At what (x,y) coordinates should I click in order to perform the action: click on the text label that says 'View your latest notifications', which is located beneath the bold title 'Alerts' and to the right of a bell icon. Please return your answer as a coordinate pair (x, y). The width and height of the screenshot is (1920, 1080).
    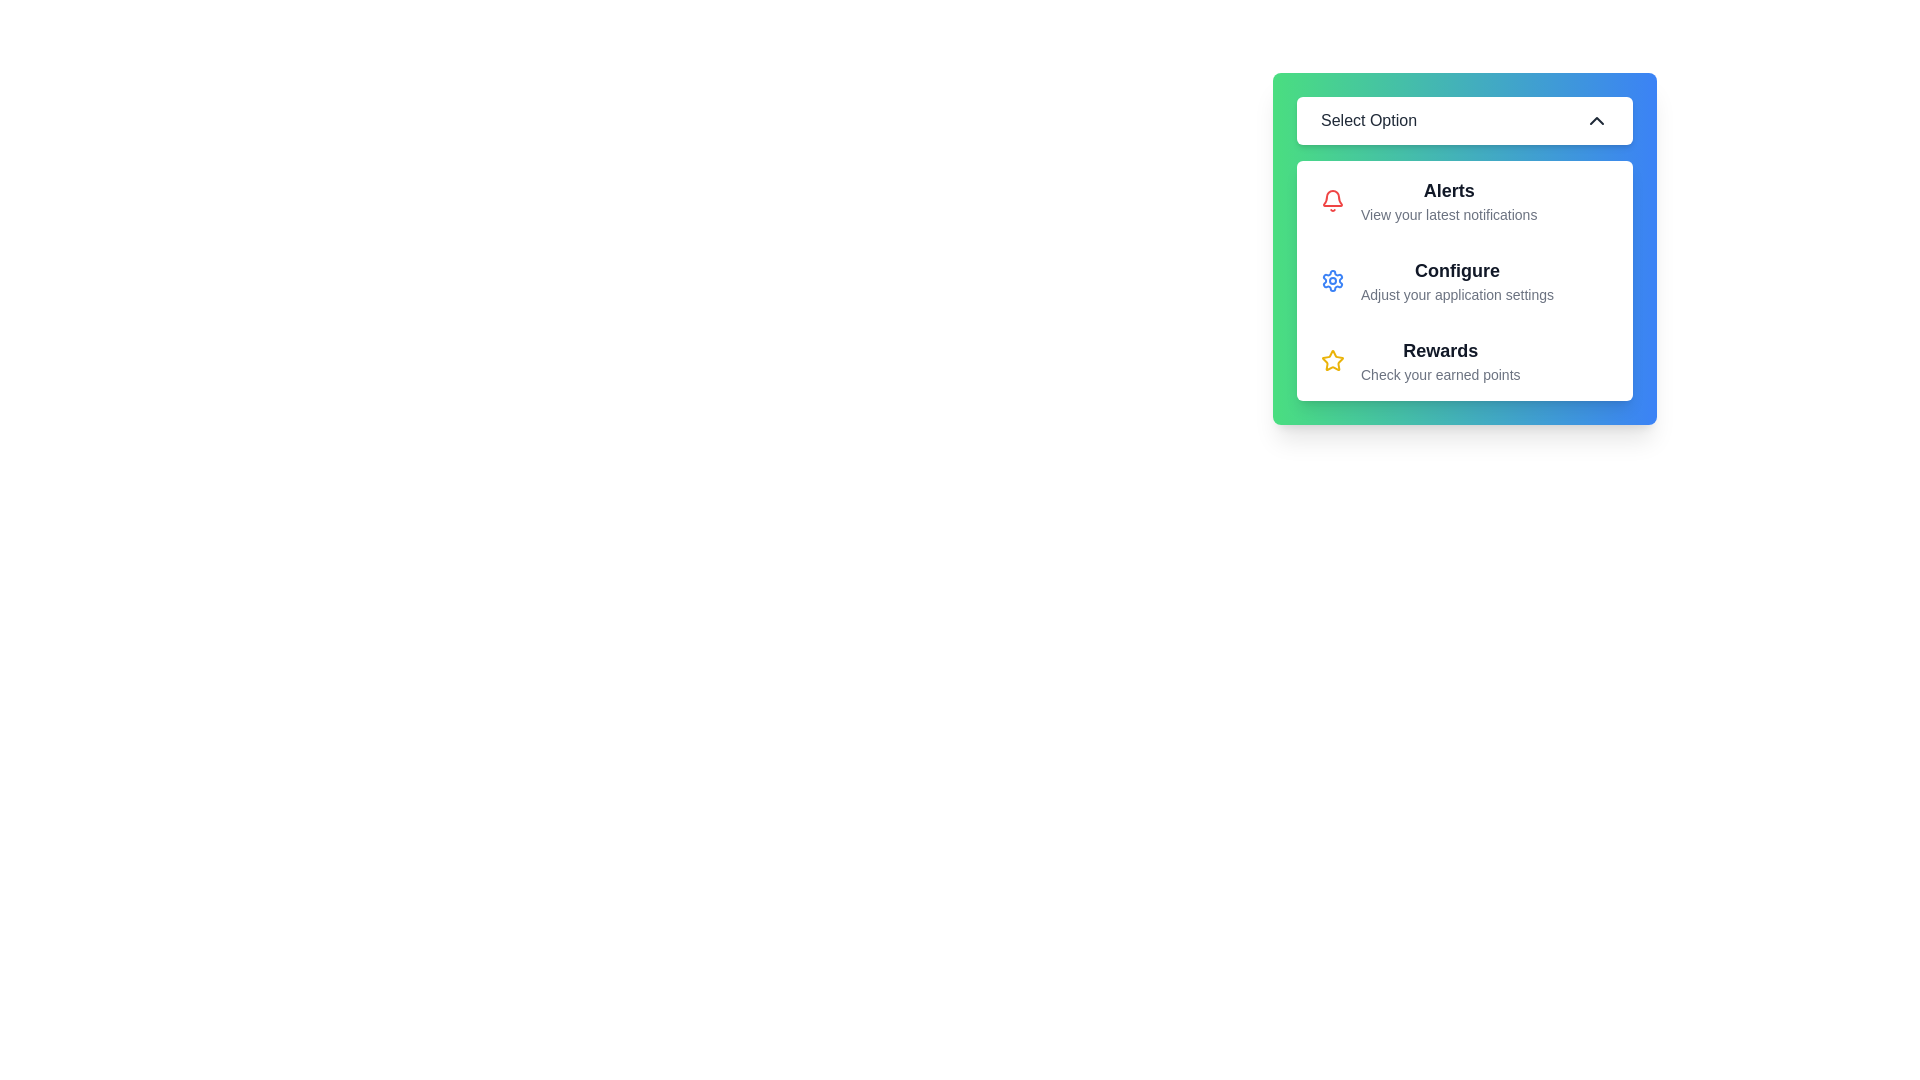
    Looking at the image, I should click on (1449, 215).